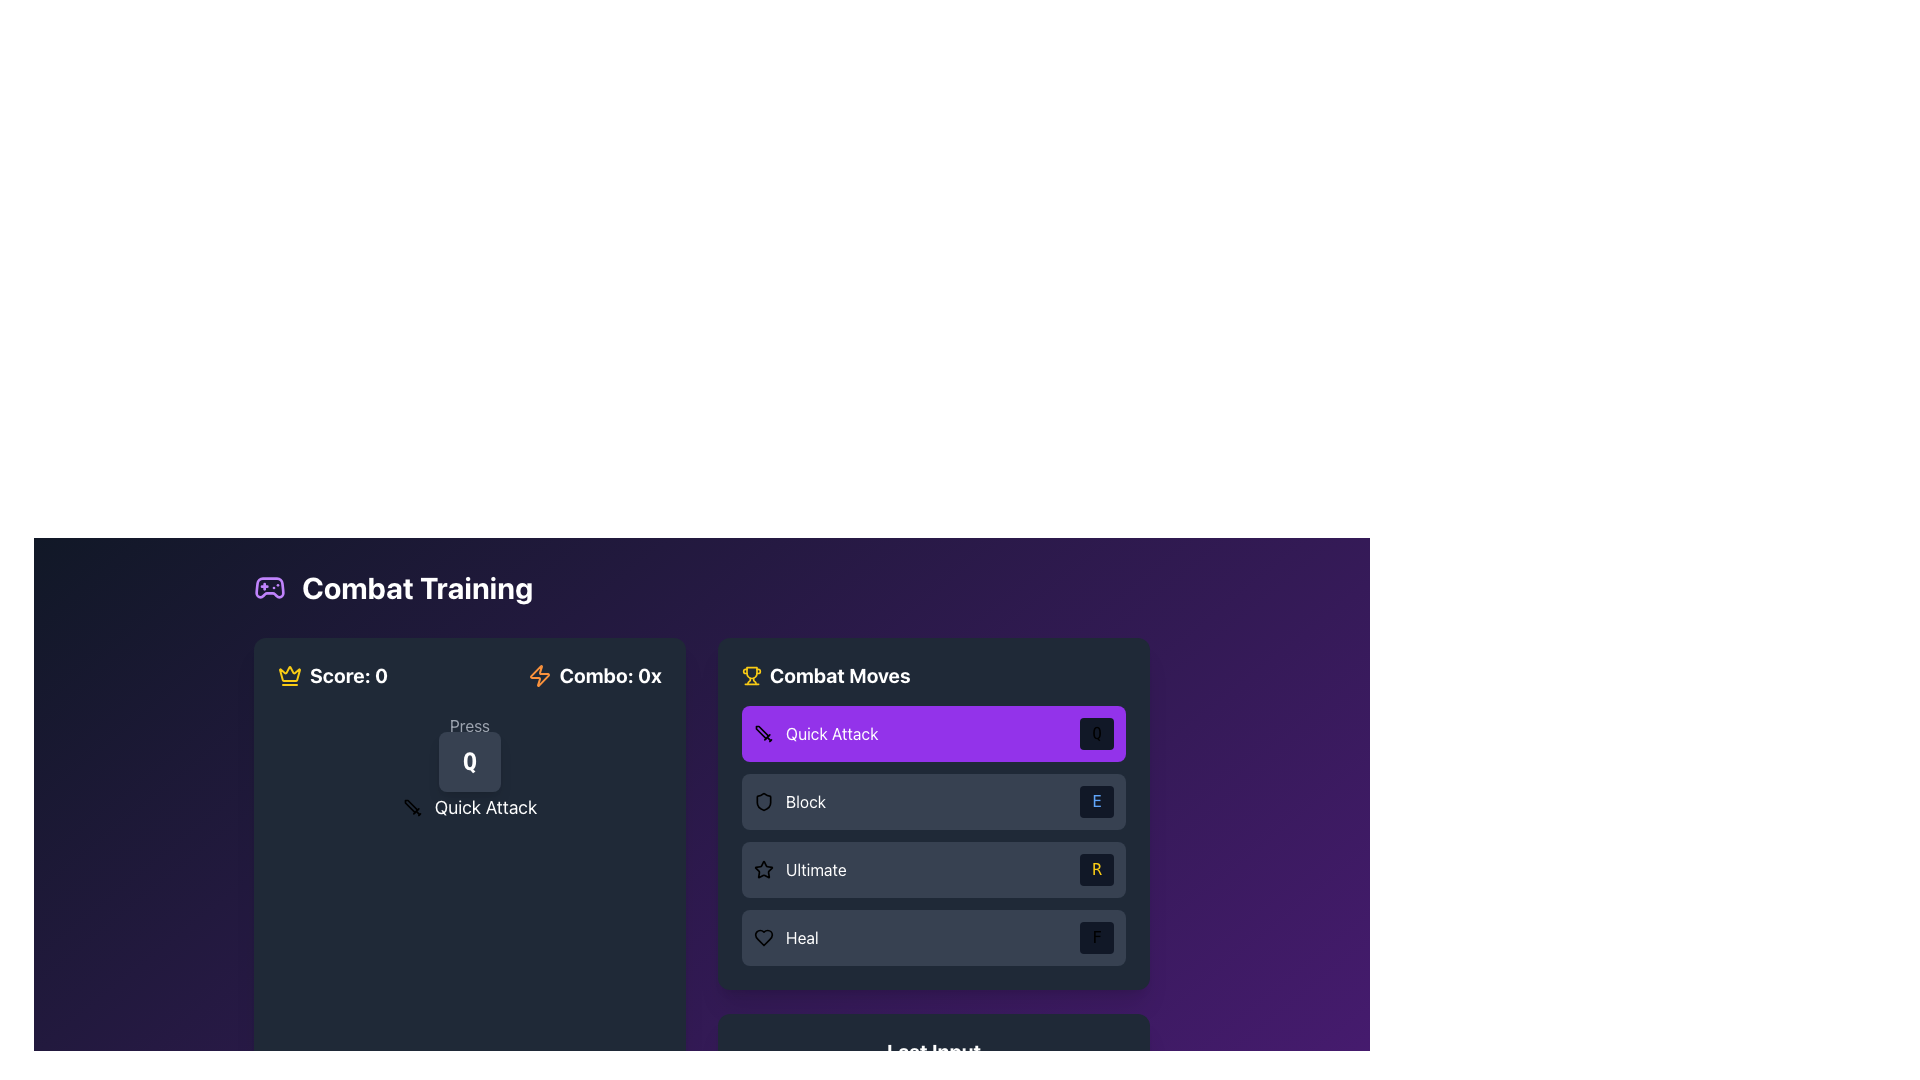 This screenshot has height=1080, width=1920. What do you see at coordinates (933, 801) in the screenshot?
I see `the 'Block' action button located in the combat moves section, which is the second block in a vertical list of combat actions` at bounding box center [933, 801].